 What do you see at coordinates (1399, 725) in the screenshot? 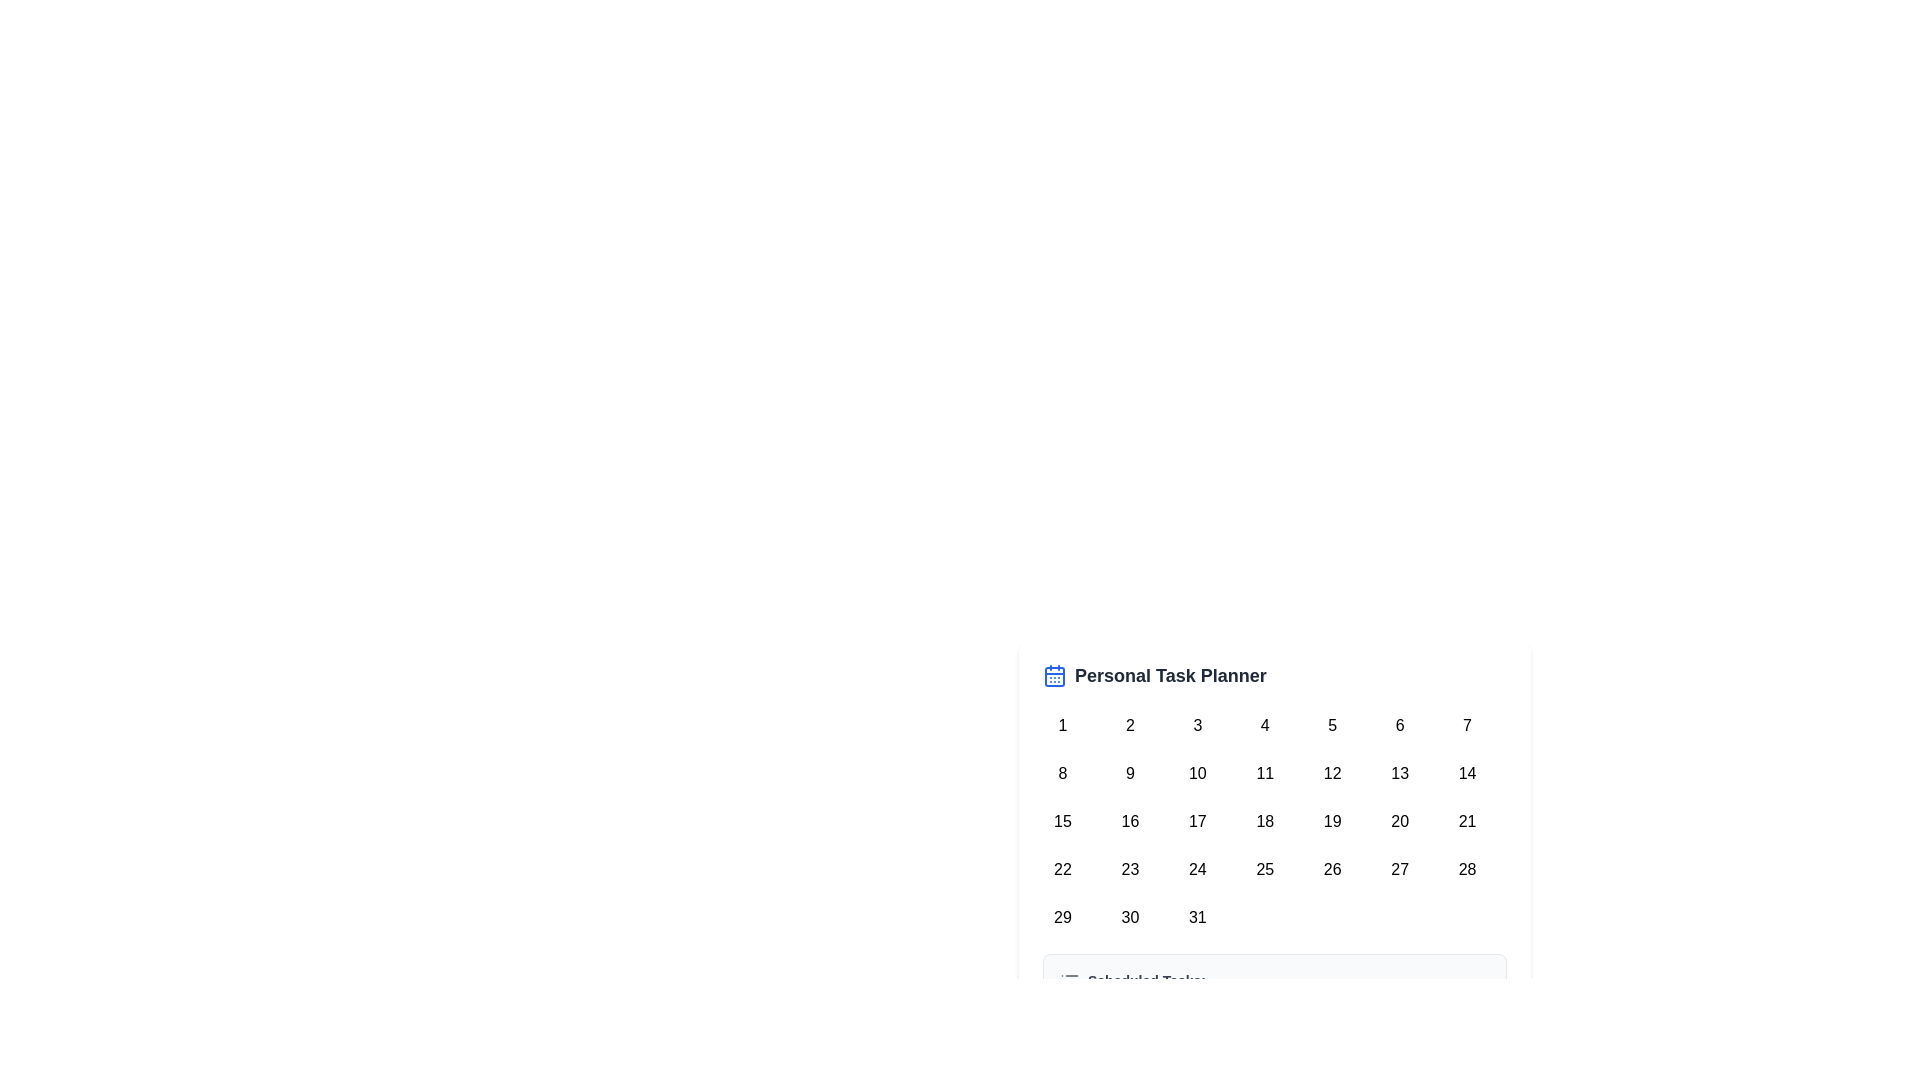
I see `the clickable date button corresponding to the 6th of the month` at bounding box center [1399, 725].